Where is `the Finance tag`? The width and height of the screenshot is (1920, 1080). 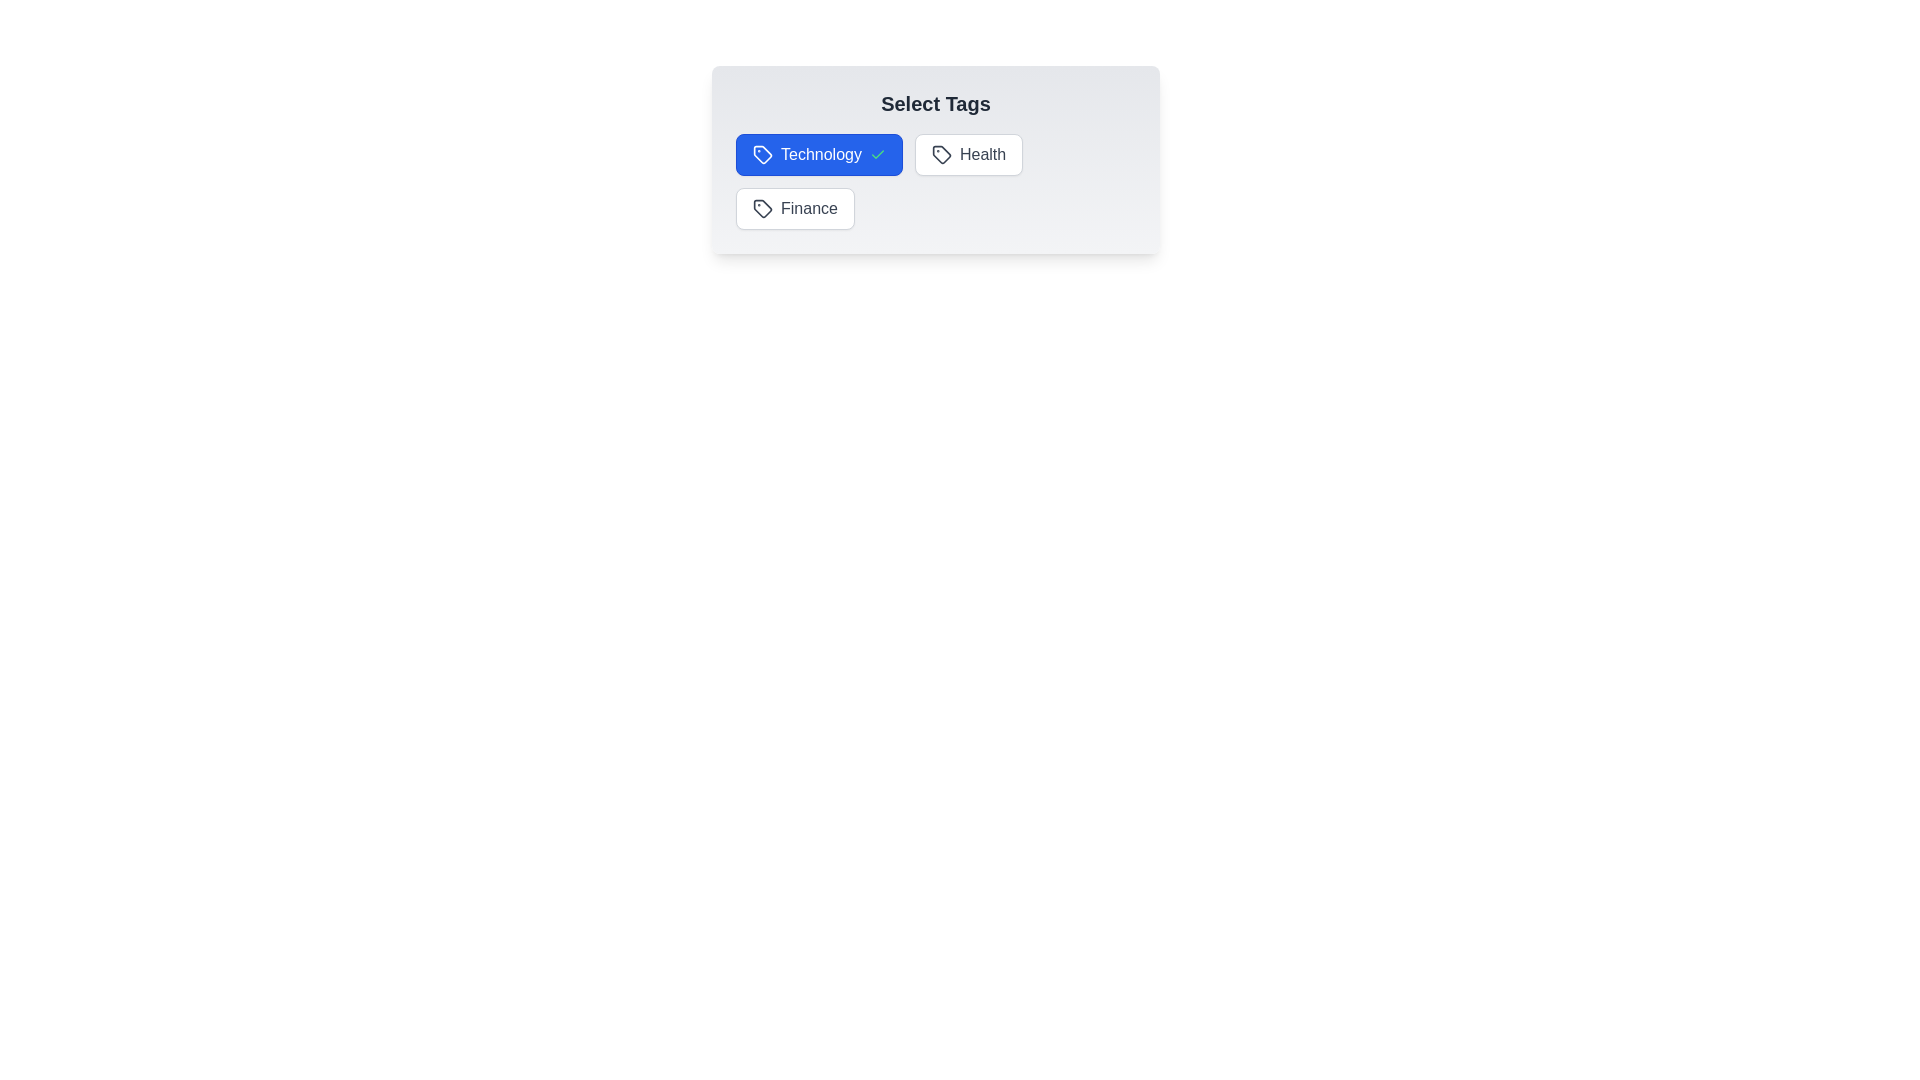 the Finance tag is located at coordinates (794, 208).